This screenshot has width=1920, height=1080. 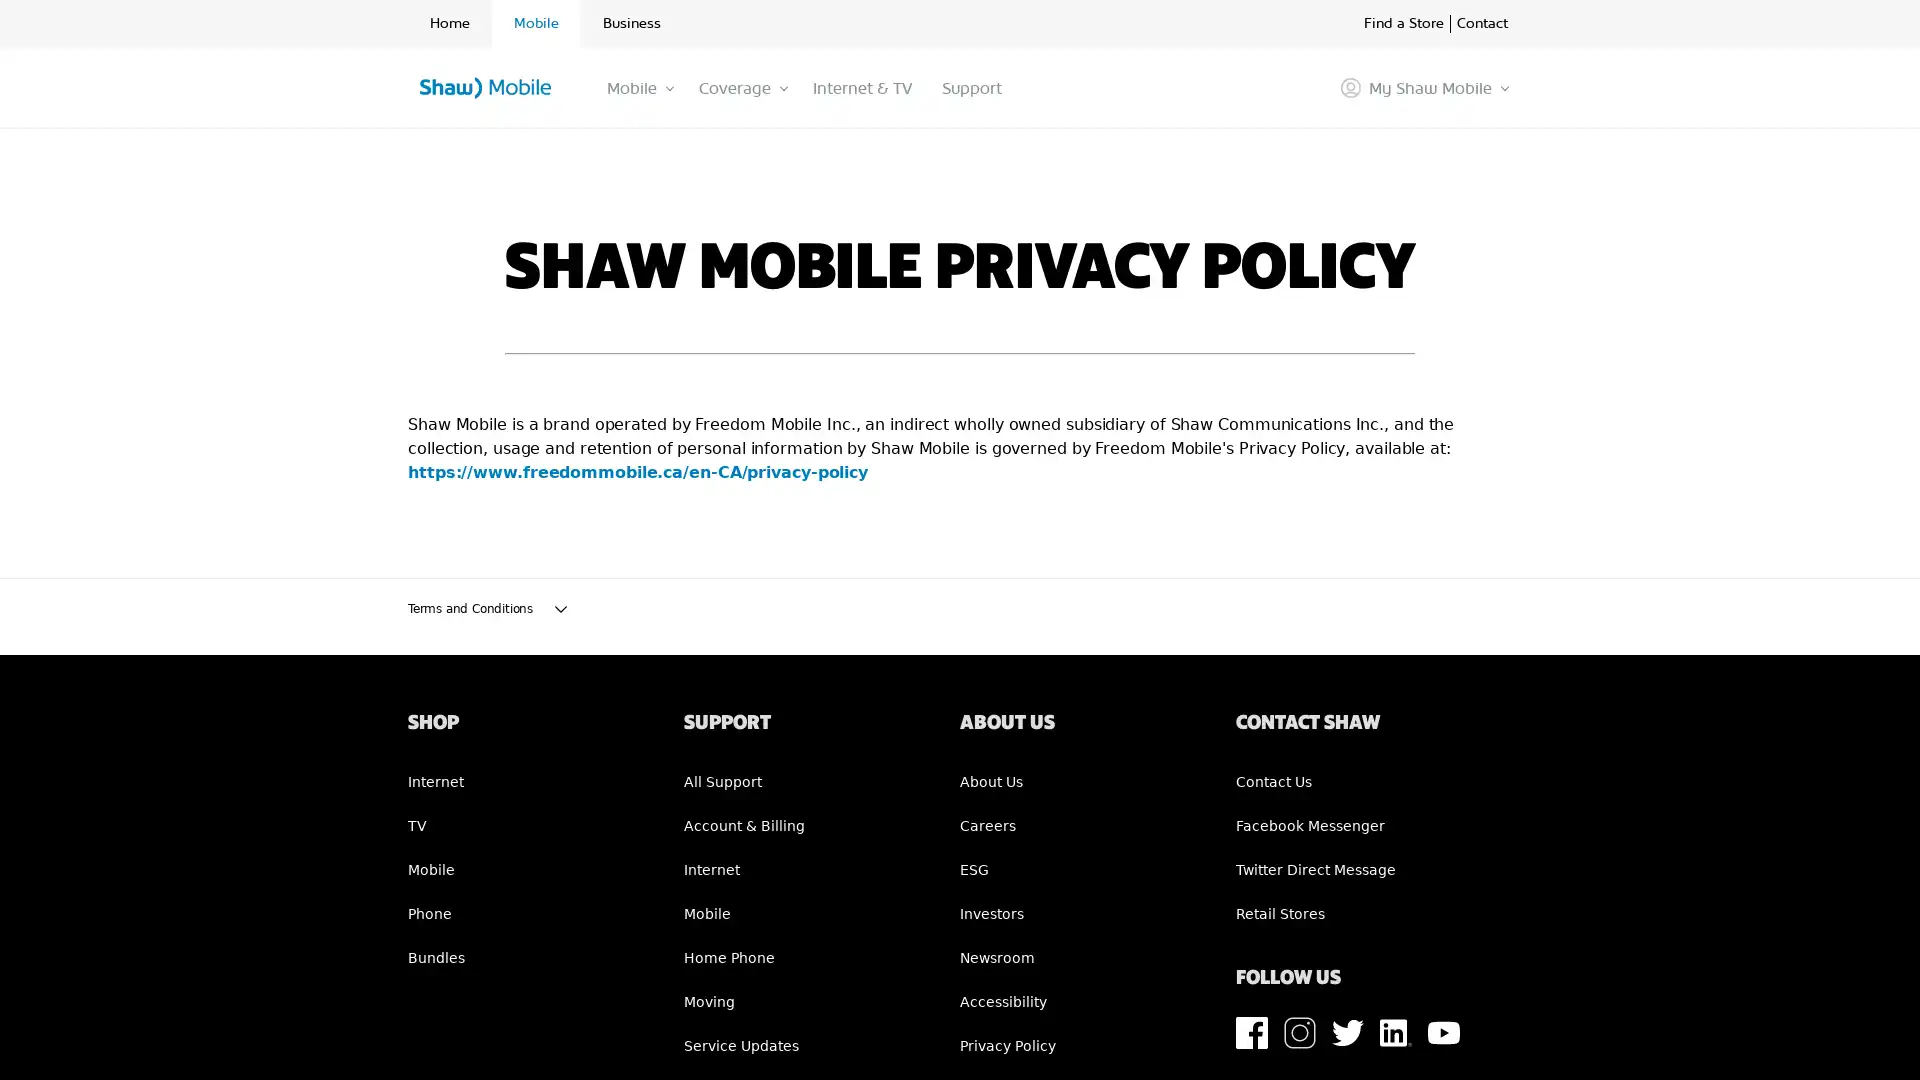 What do you see at coordinates (960, 608) in the screenshot?
I see `Terms and Conditions` at bounding box center [960, 608].